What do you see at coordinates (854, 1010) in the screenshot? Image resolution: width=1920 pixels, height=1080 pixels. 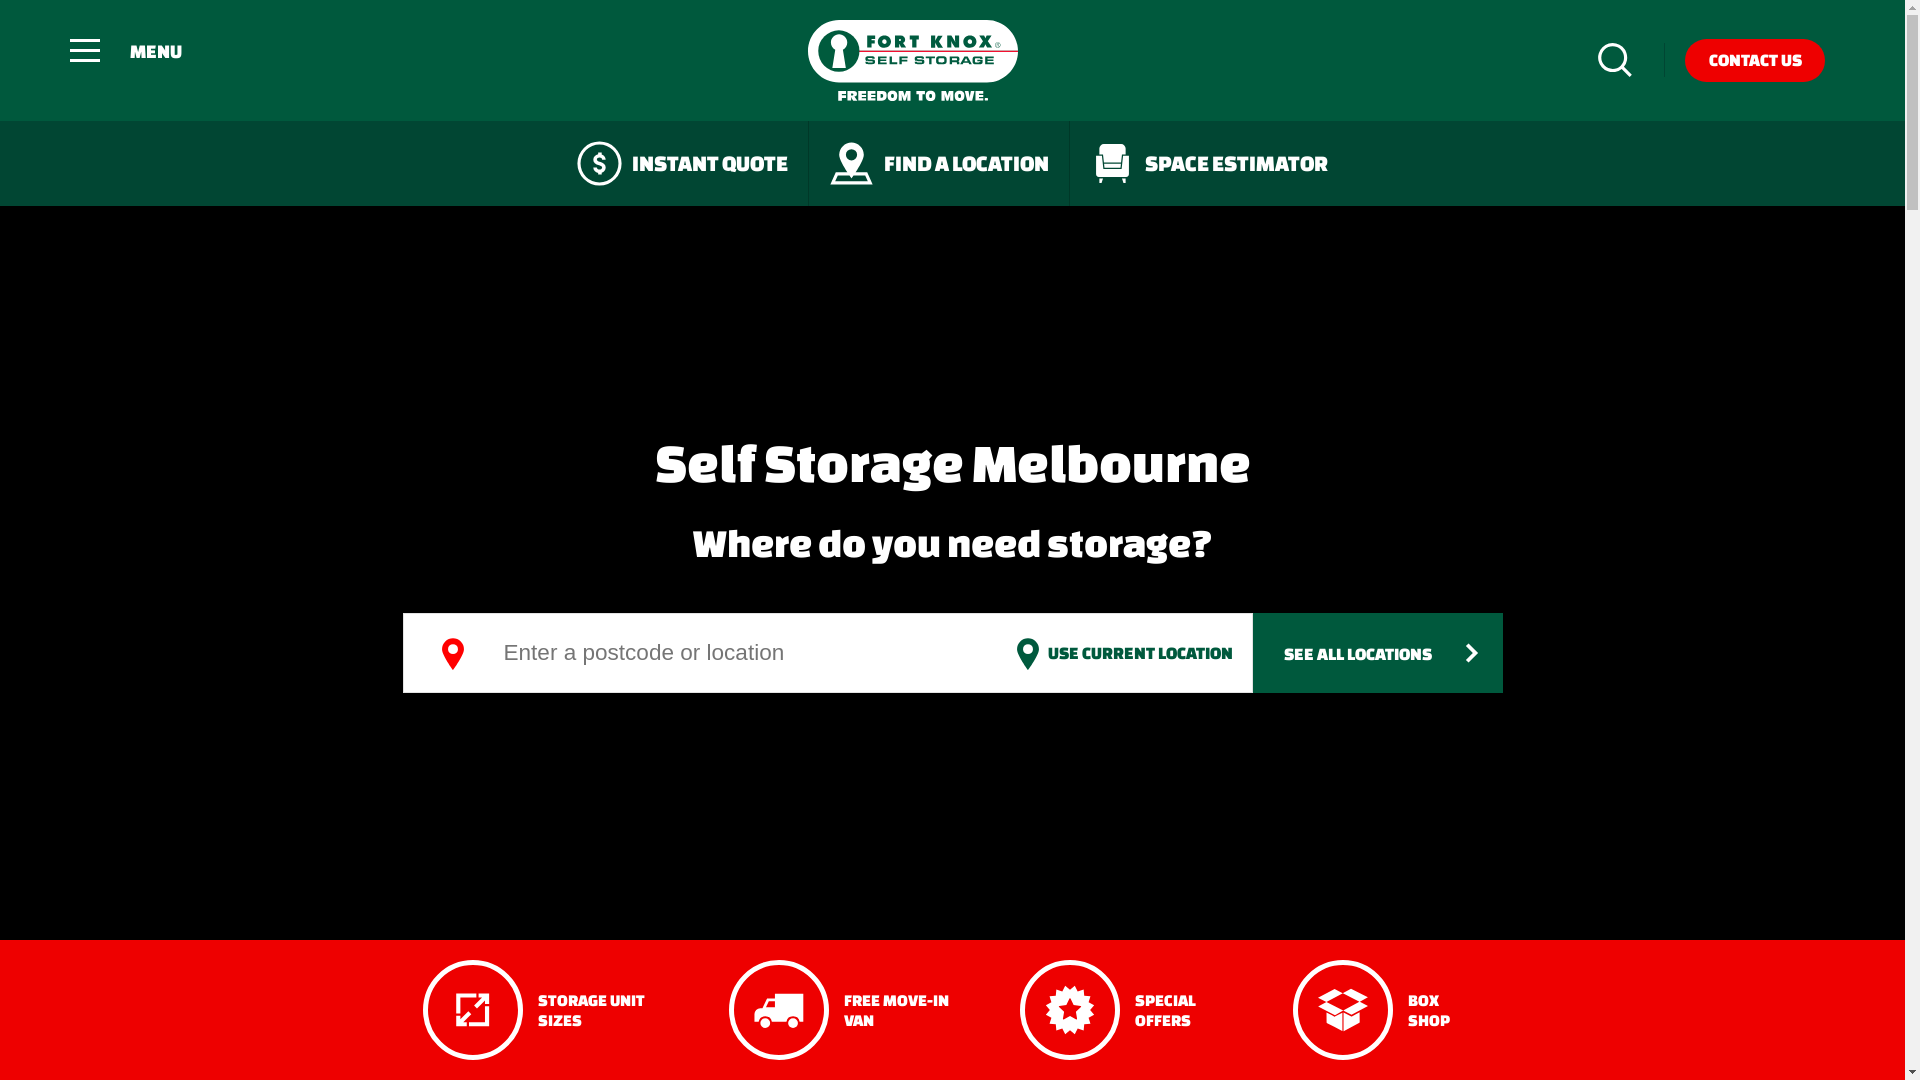 I see `'FREE MOVE-IN VAN'` at bounding box center [854, 1010].